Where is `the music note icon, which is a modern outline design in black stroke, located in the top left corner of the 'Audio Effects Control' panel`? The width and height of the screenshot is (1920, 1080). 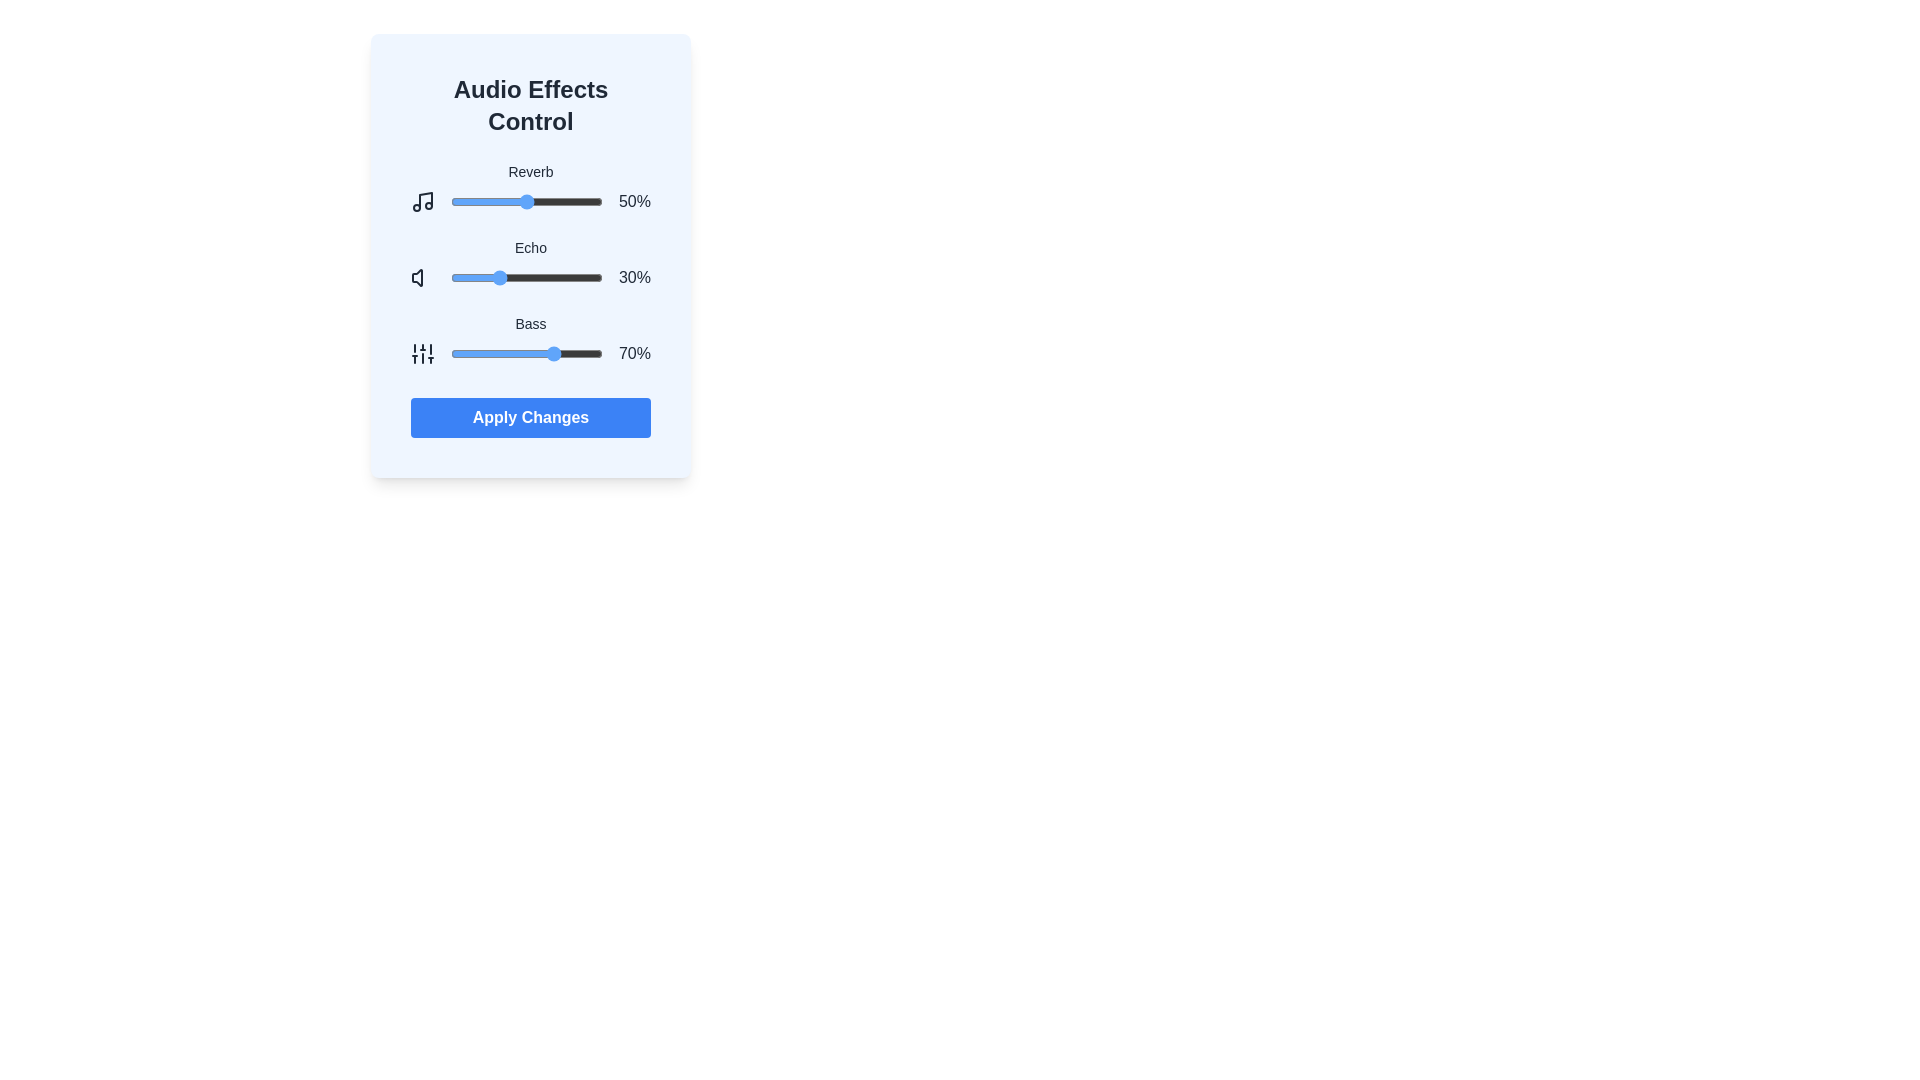
the music note icon, which is a modern outline design in black stroke, located in the top left corner of the 'Audio Effects Control' panel is located at coordinates (421, 201).